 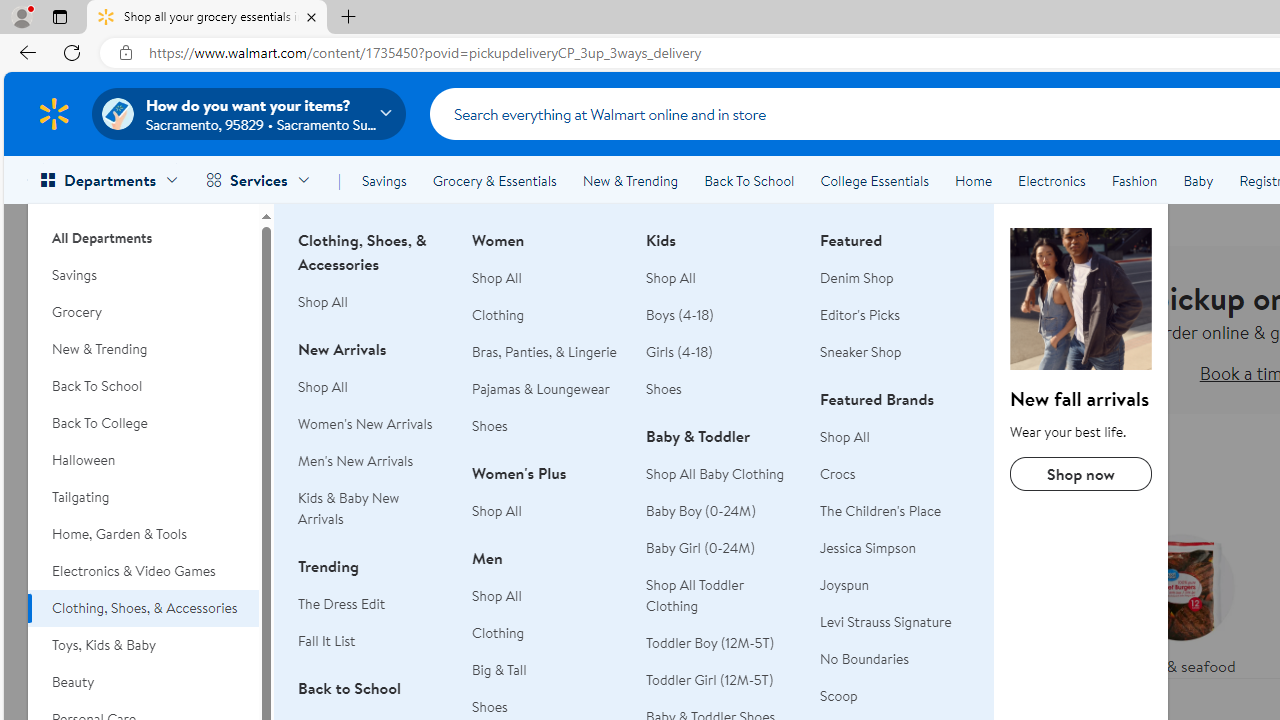 What do you see at coordinates (894, 510) in the screenshot?
I see `'The Children'` at bounding box center [894, 510].